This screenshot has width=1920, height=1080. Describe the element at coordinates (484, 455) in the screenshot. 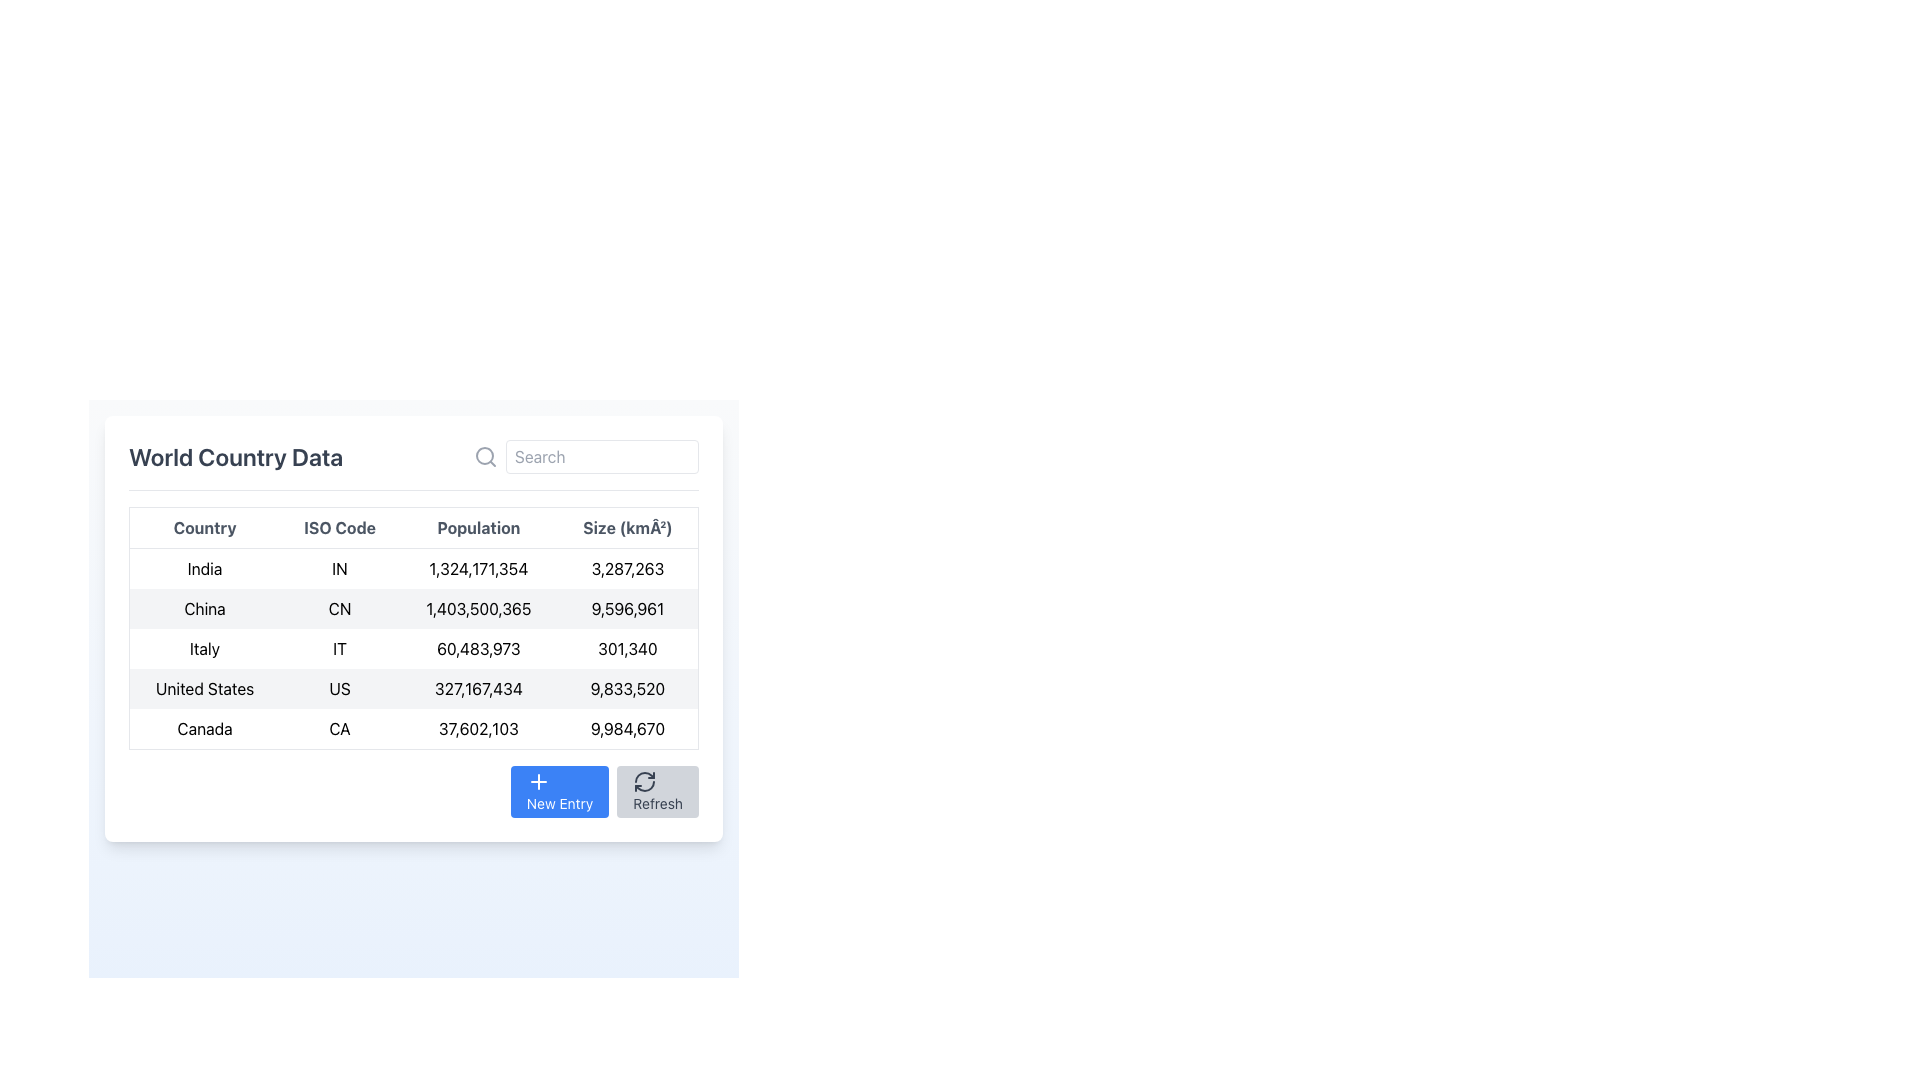

I see `the circular part of the magnifying glass icon used for search functionality, located near the right edge of the header section of the data table interface` at that location.